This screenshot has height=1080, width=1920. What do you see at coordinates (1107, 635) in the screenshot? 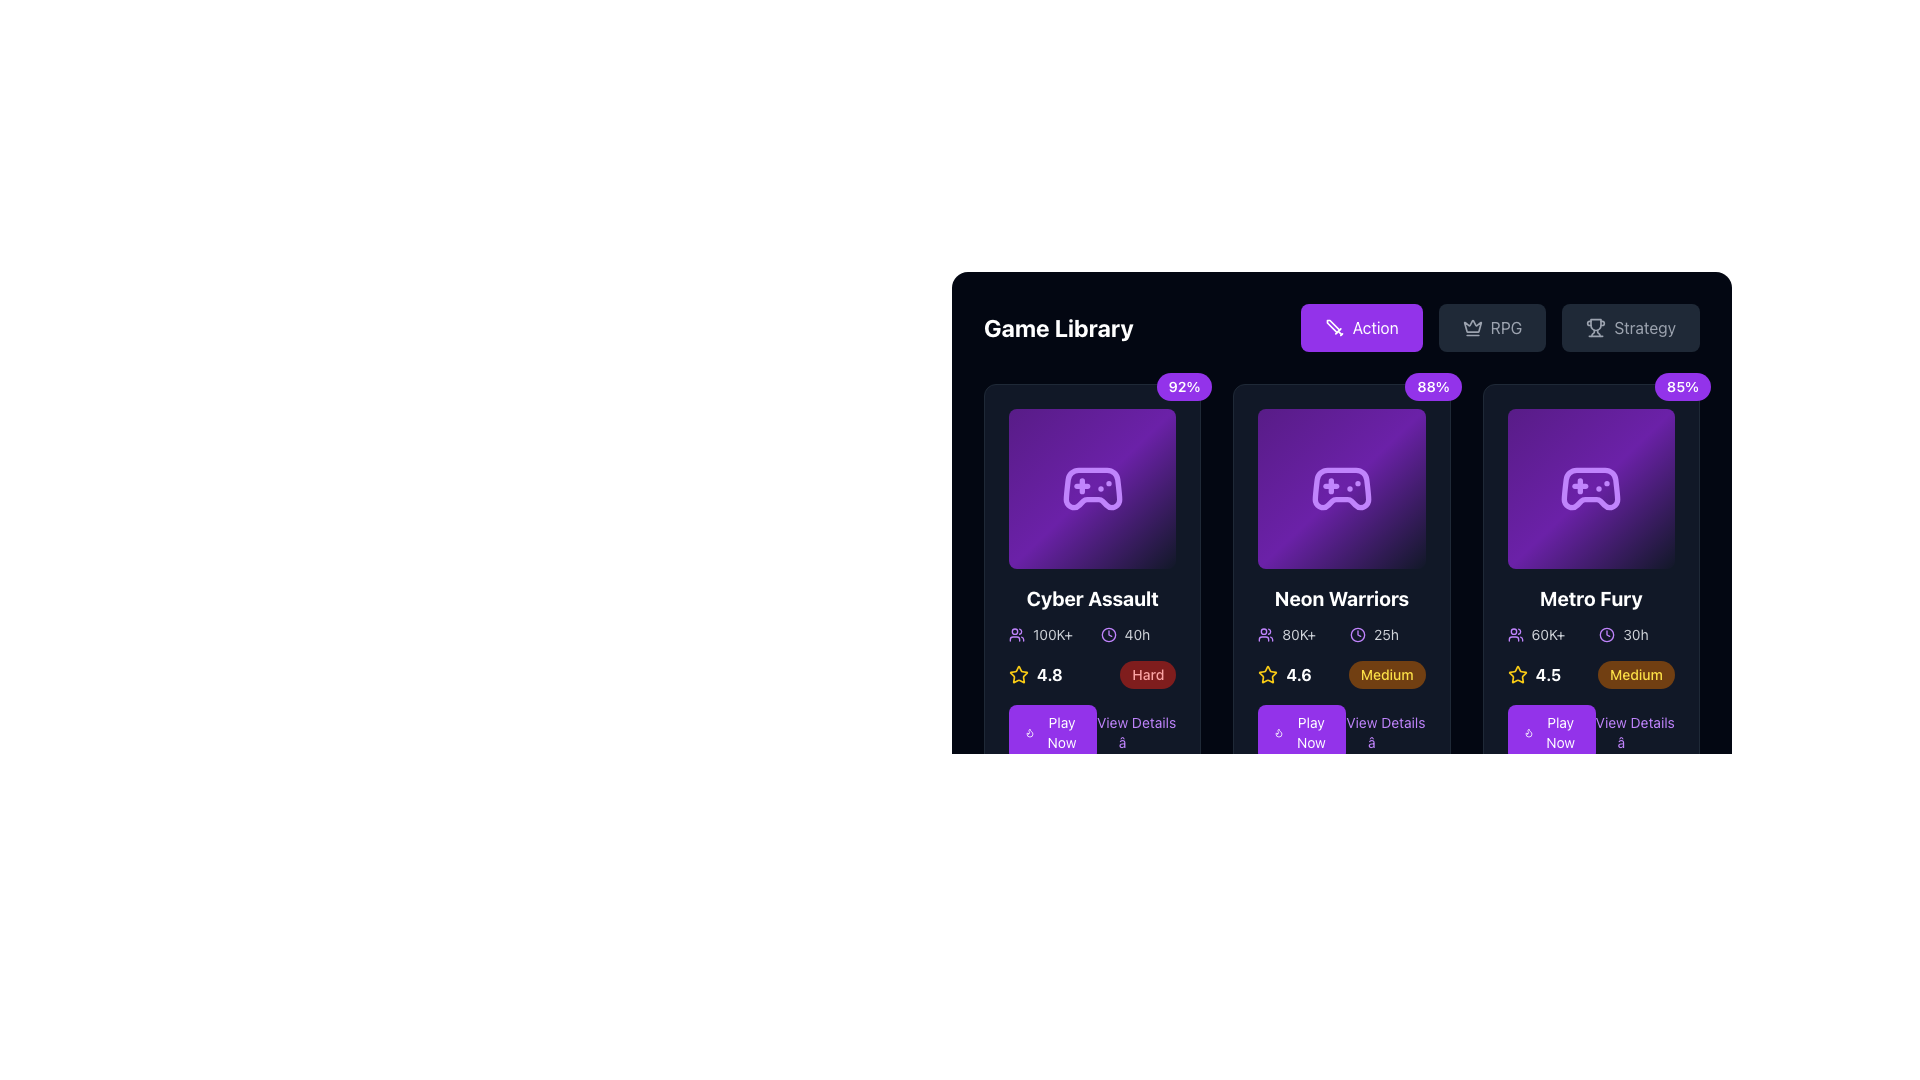
I see `the small purple clock icon located to the left of the '40h' text in the Cyber Assault card, which signifies time-related information` at bounding box center [1107, 635].